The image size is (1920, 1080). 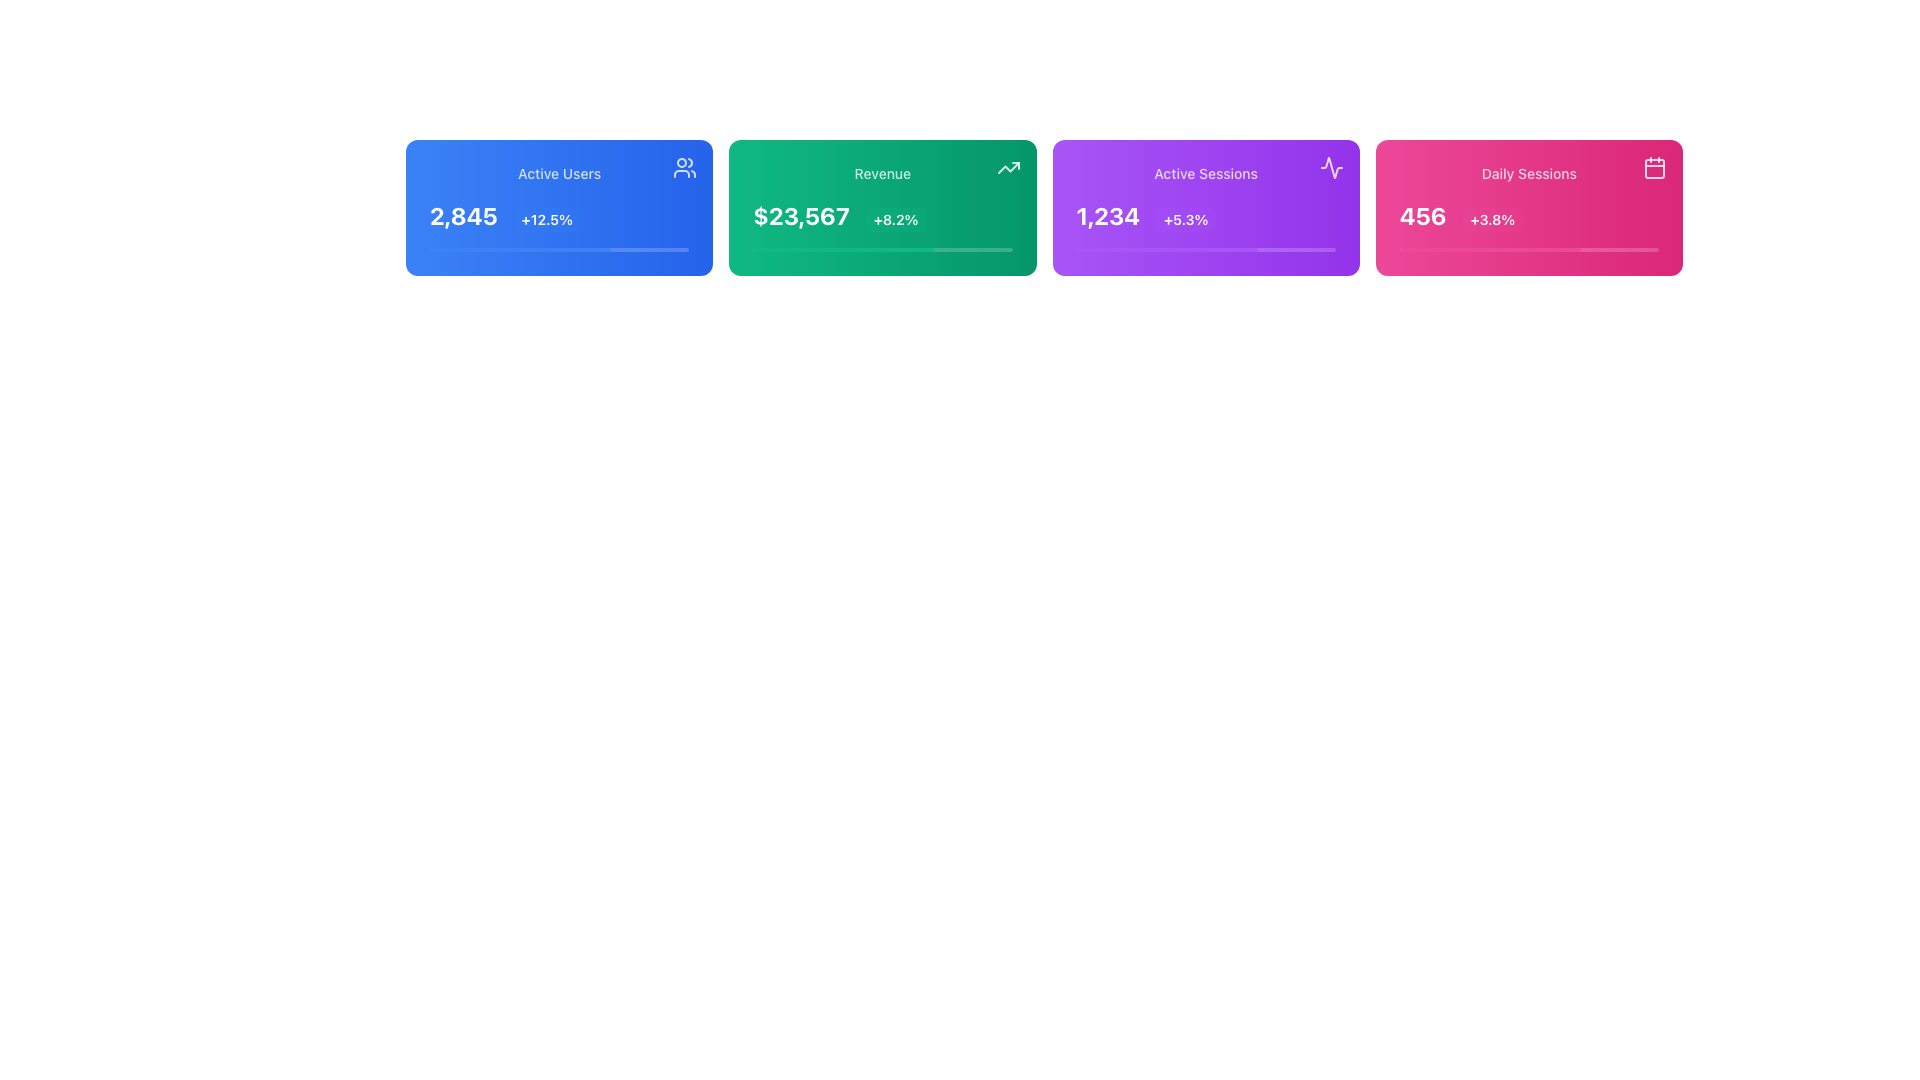 What do you see at coordinates (559, 249) in the screenshot?
I see `the progress level visually indicated by the horizontal progress bar located below the numeric value and percentage label in the 'Active Users' card` at bounding box center [559, 249].